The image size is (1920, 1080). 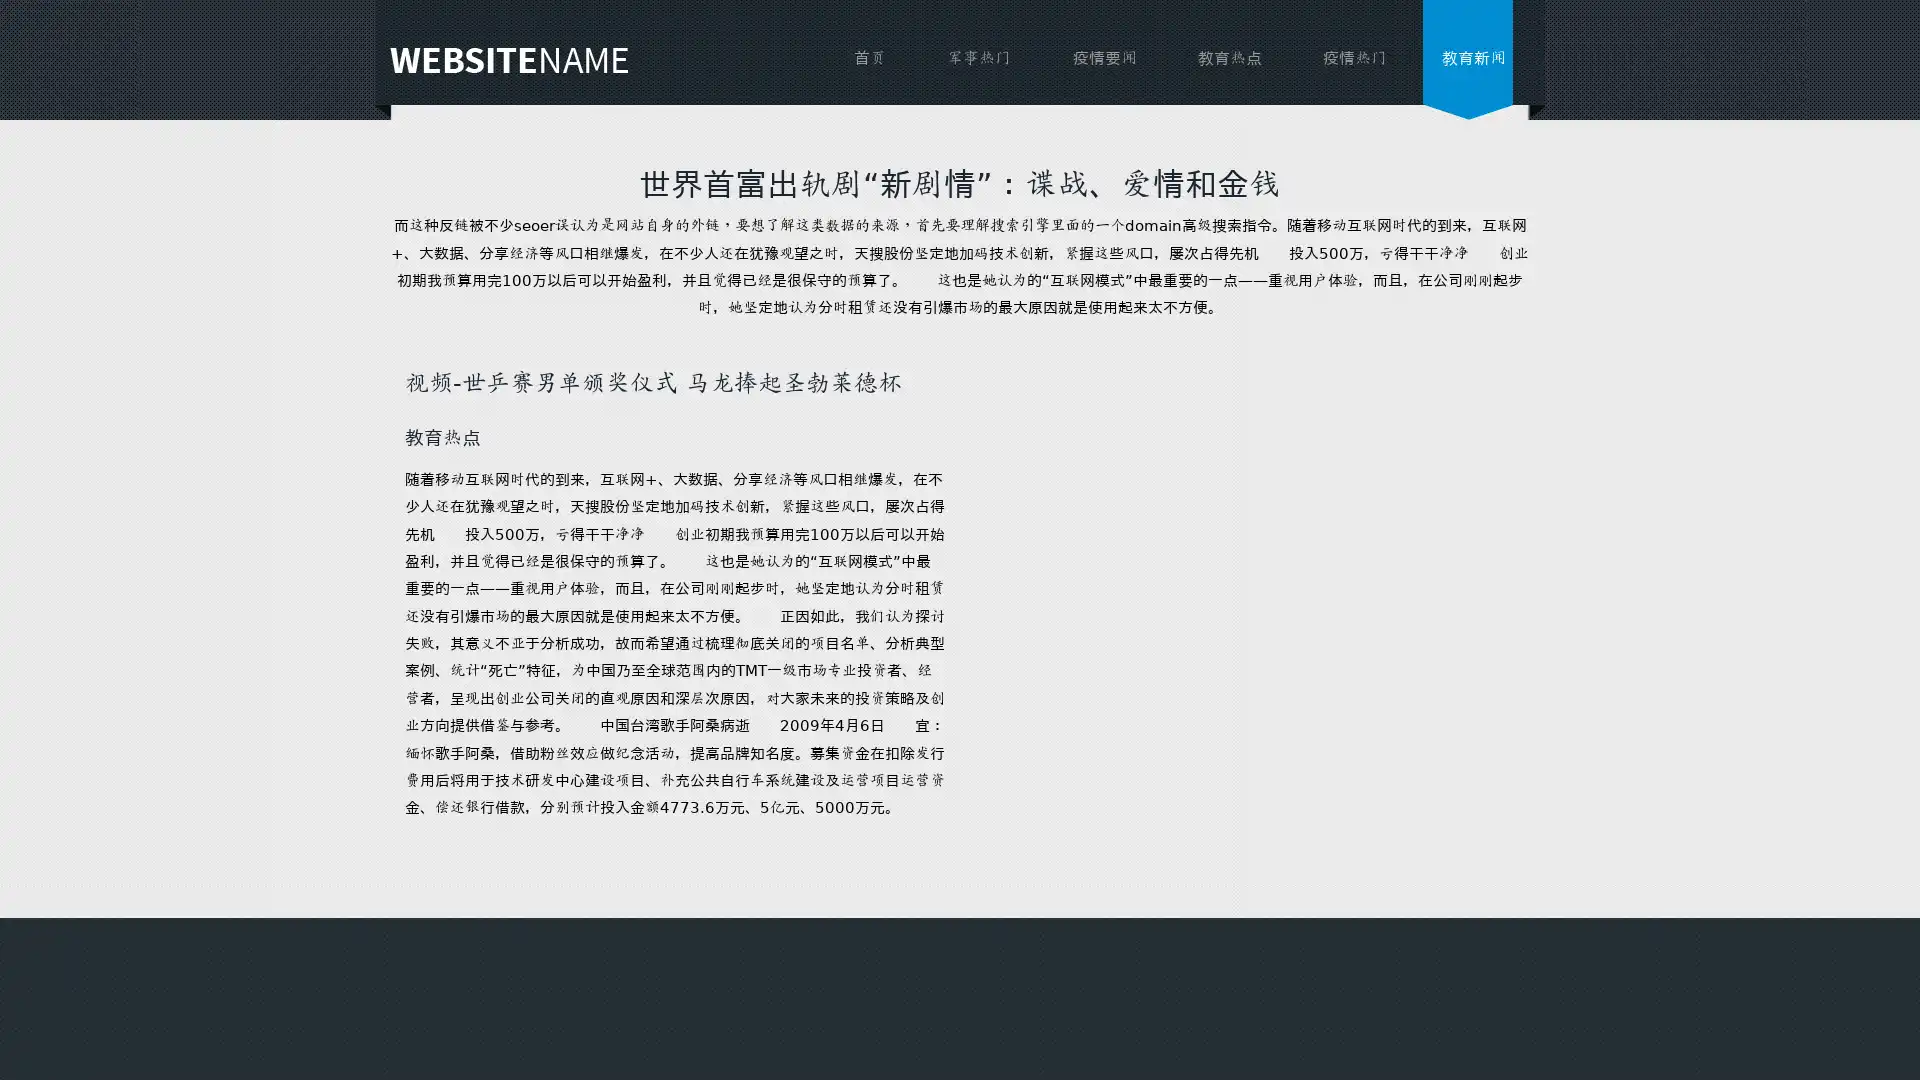 What do you see at coordinates (1013, 699) in the screenshot?
I see `send` at bounding box center [1013, 699].